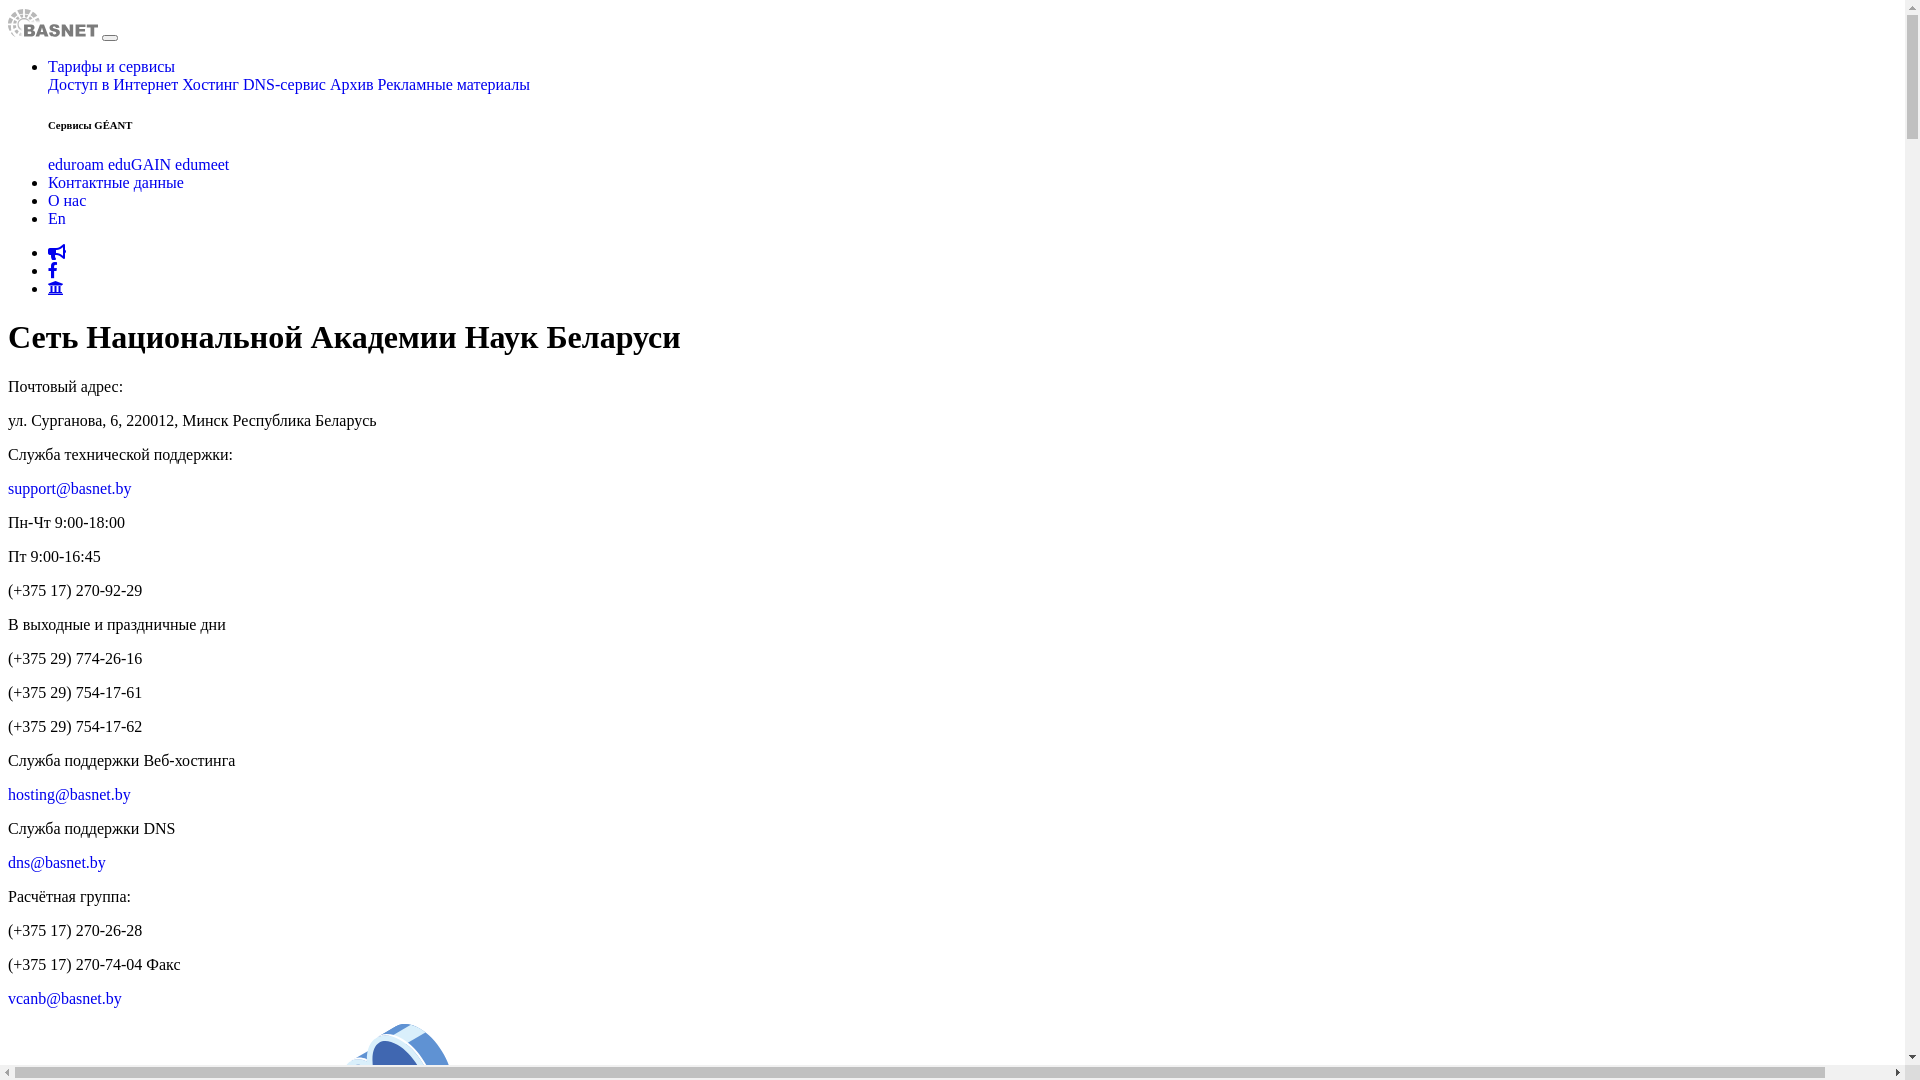 The image size is (1920, 1080). I want to click on 'eduroam', so click(76, 163).